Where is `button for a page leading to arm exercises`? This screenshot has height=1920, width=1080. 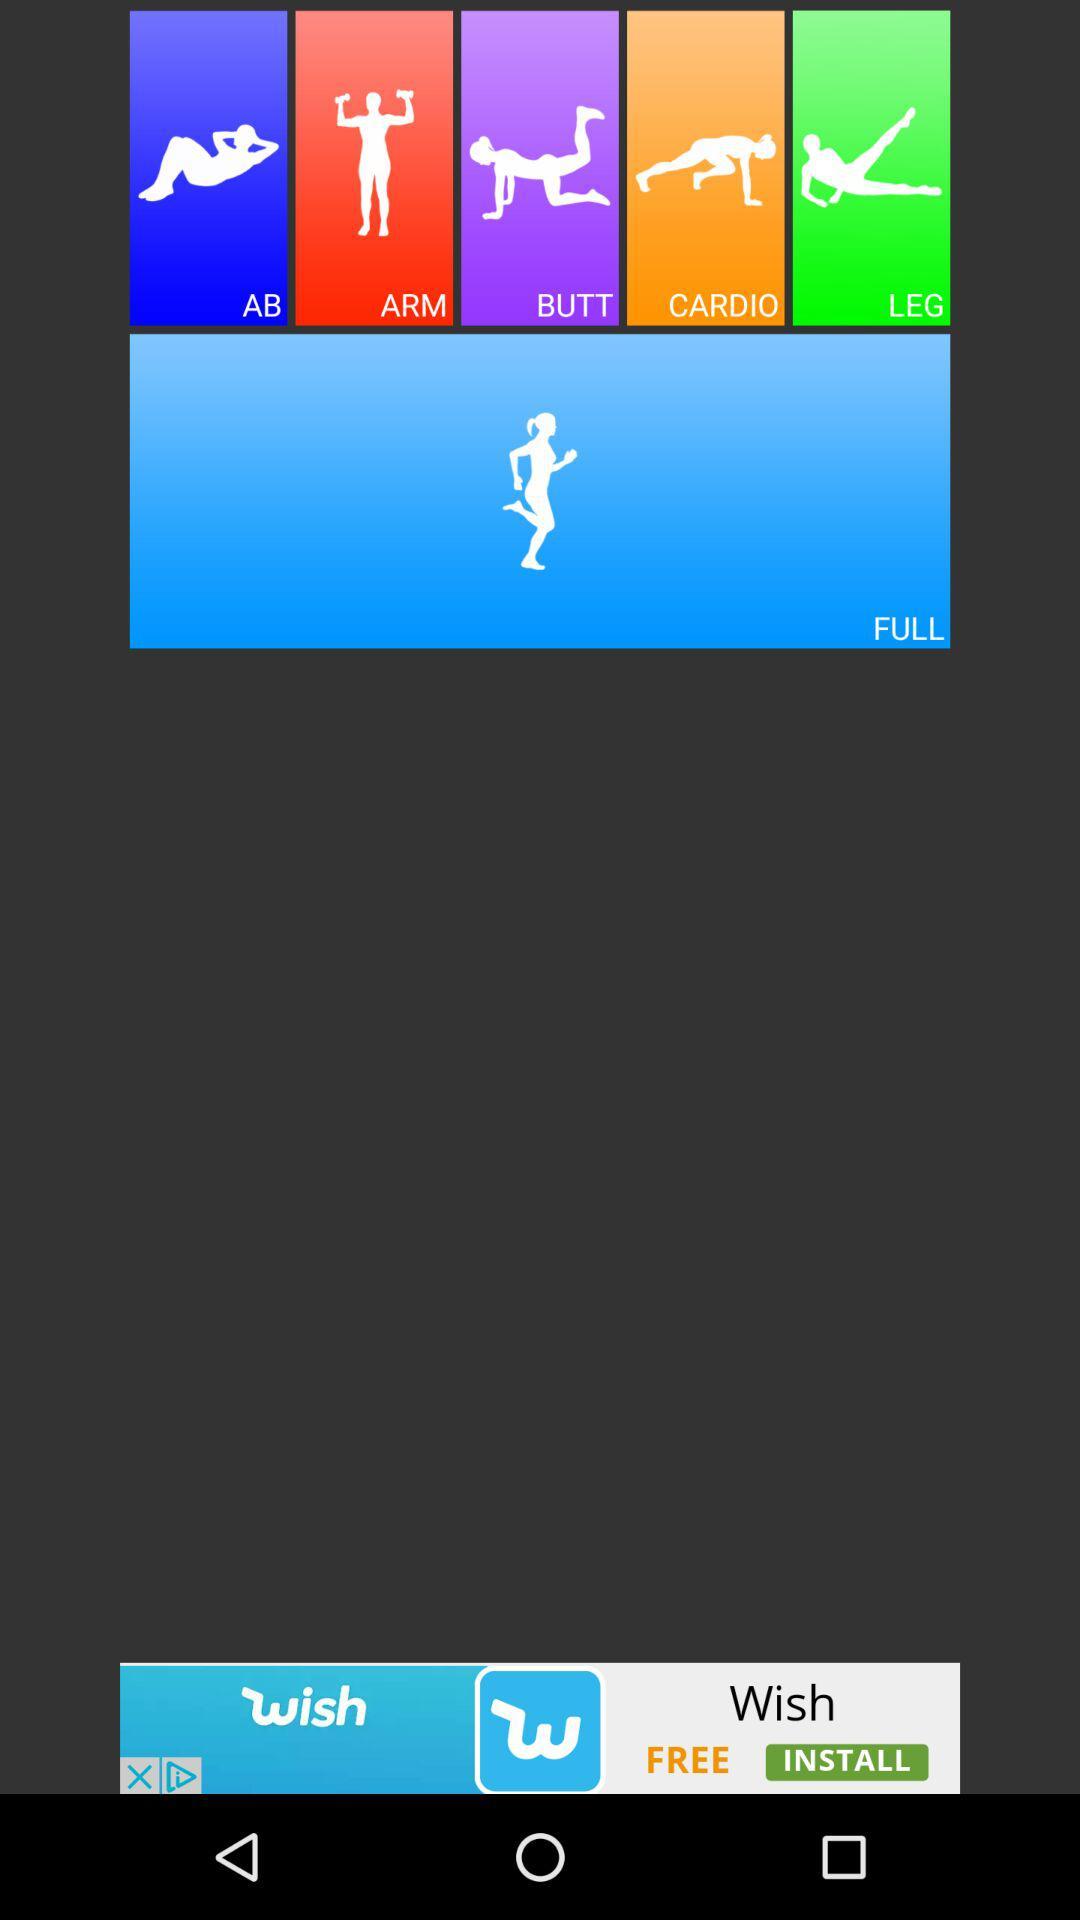 button for a page leading to arm exercises is located at coordinates (374, 168).